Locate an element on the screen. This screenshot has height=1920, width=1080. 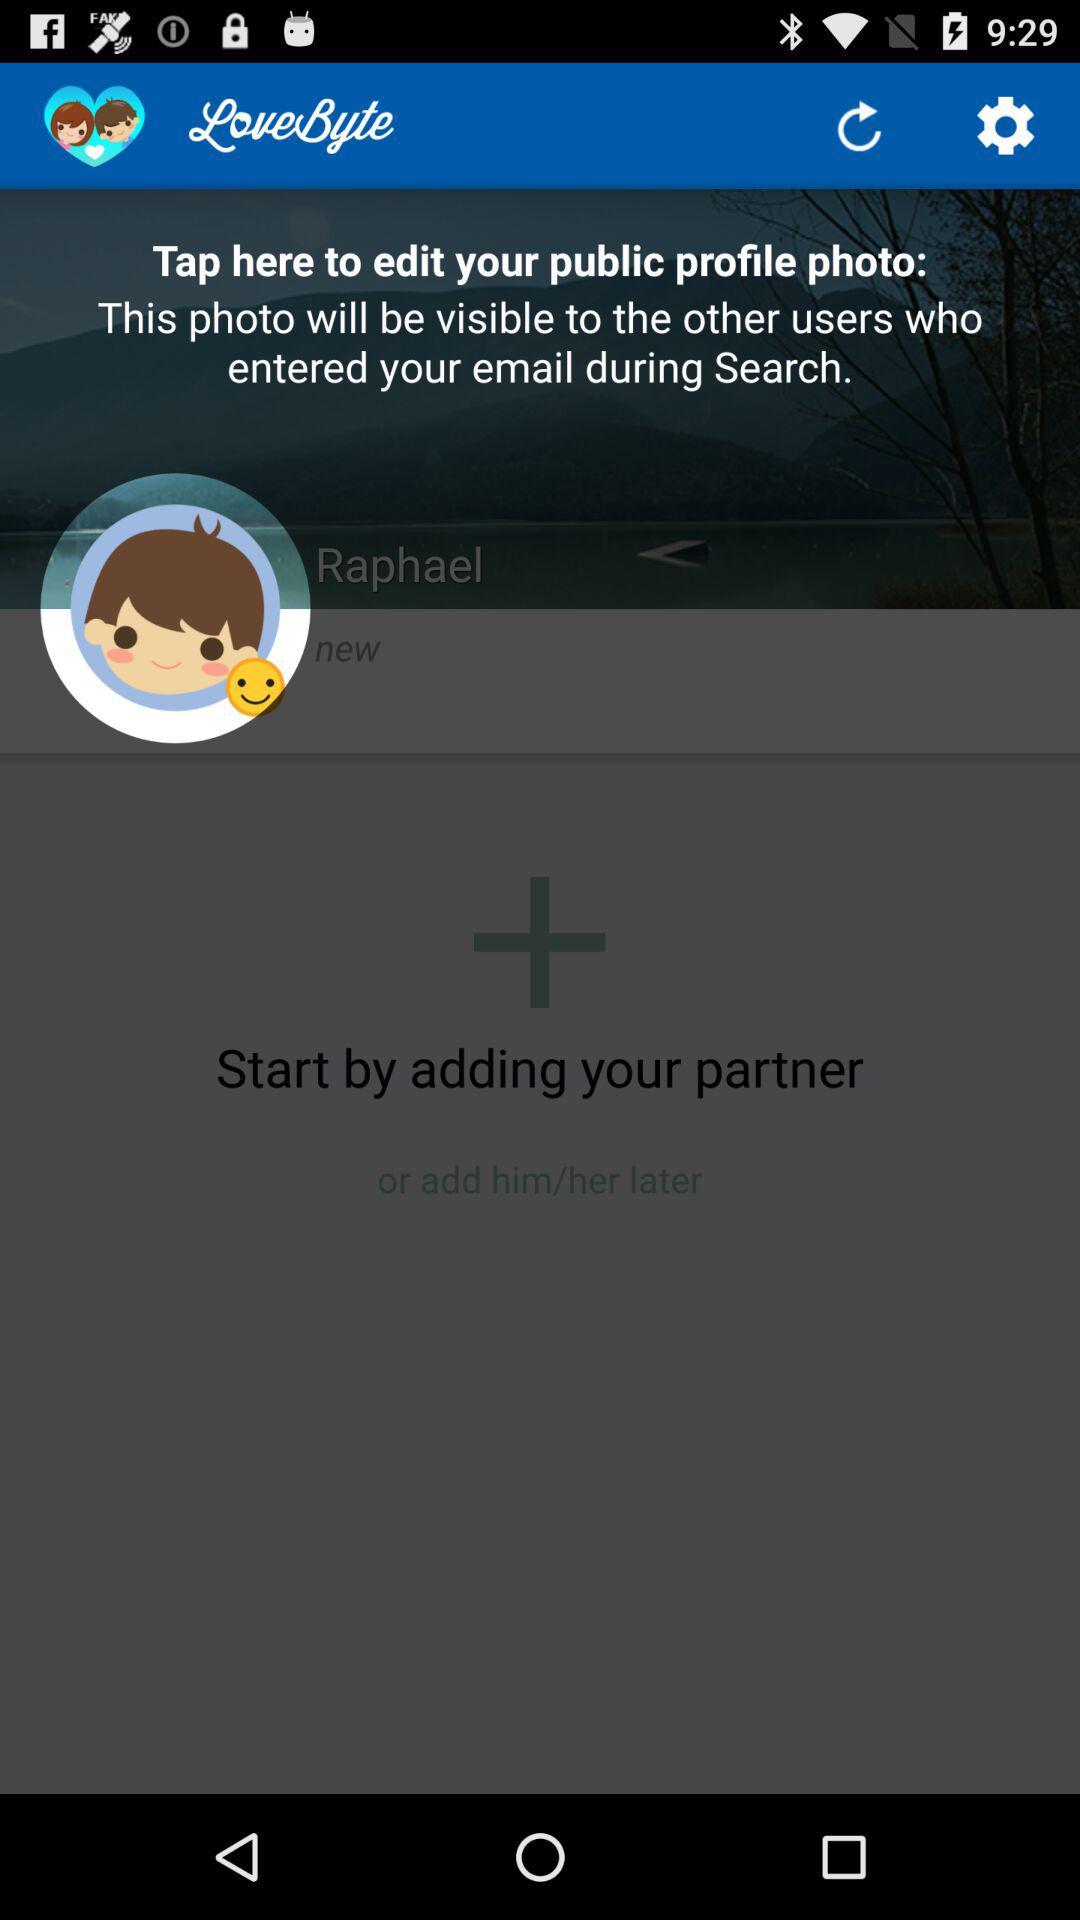
or add him item is located at coordinates (540, 1179).